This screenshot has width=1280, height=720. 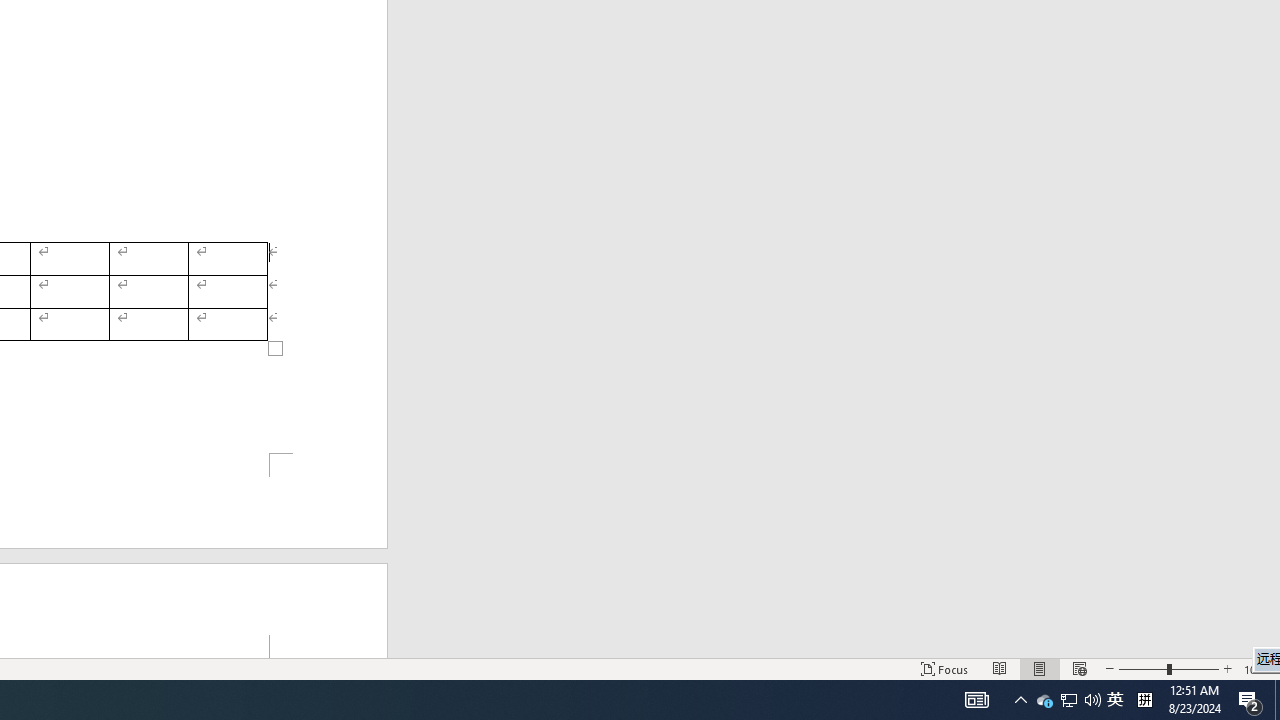 I want to click on 'Zoom Out', so click(x=1143, y=669).